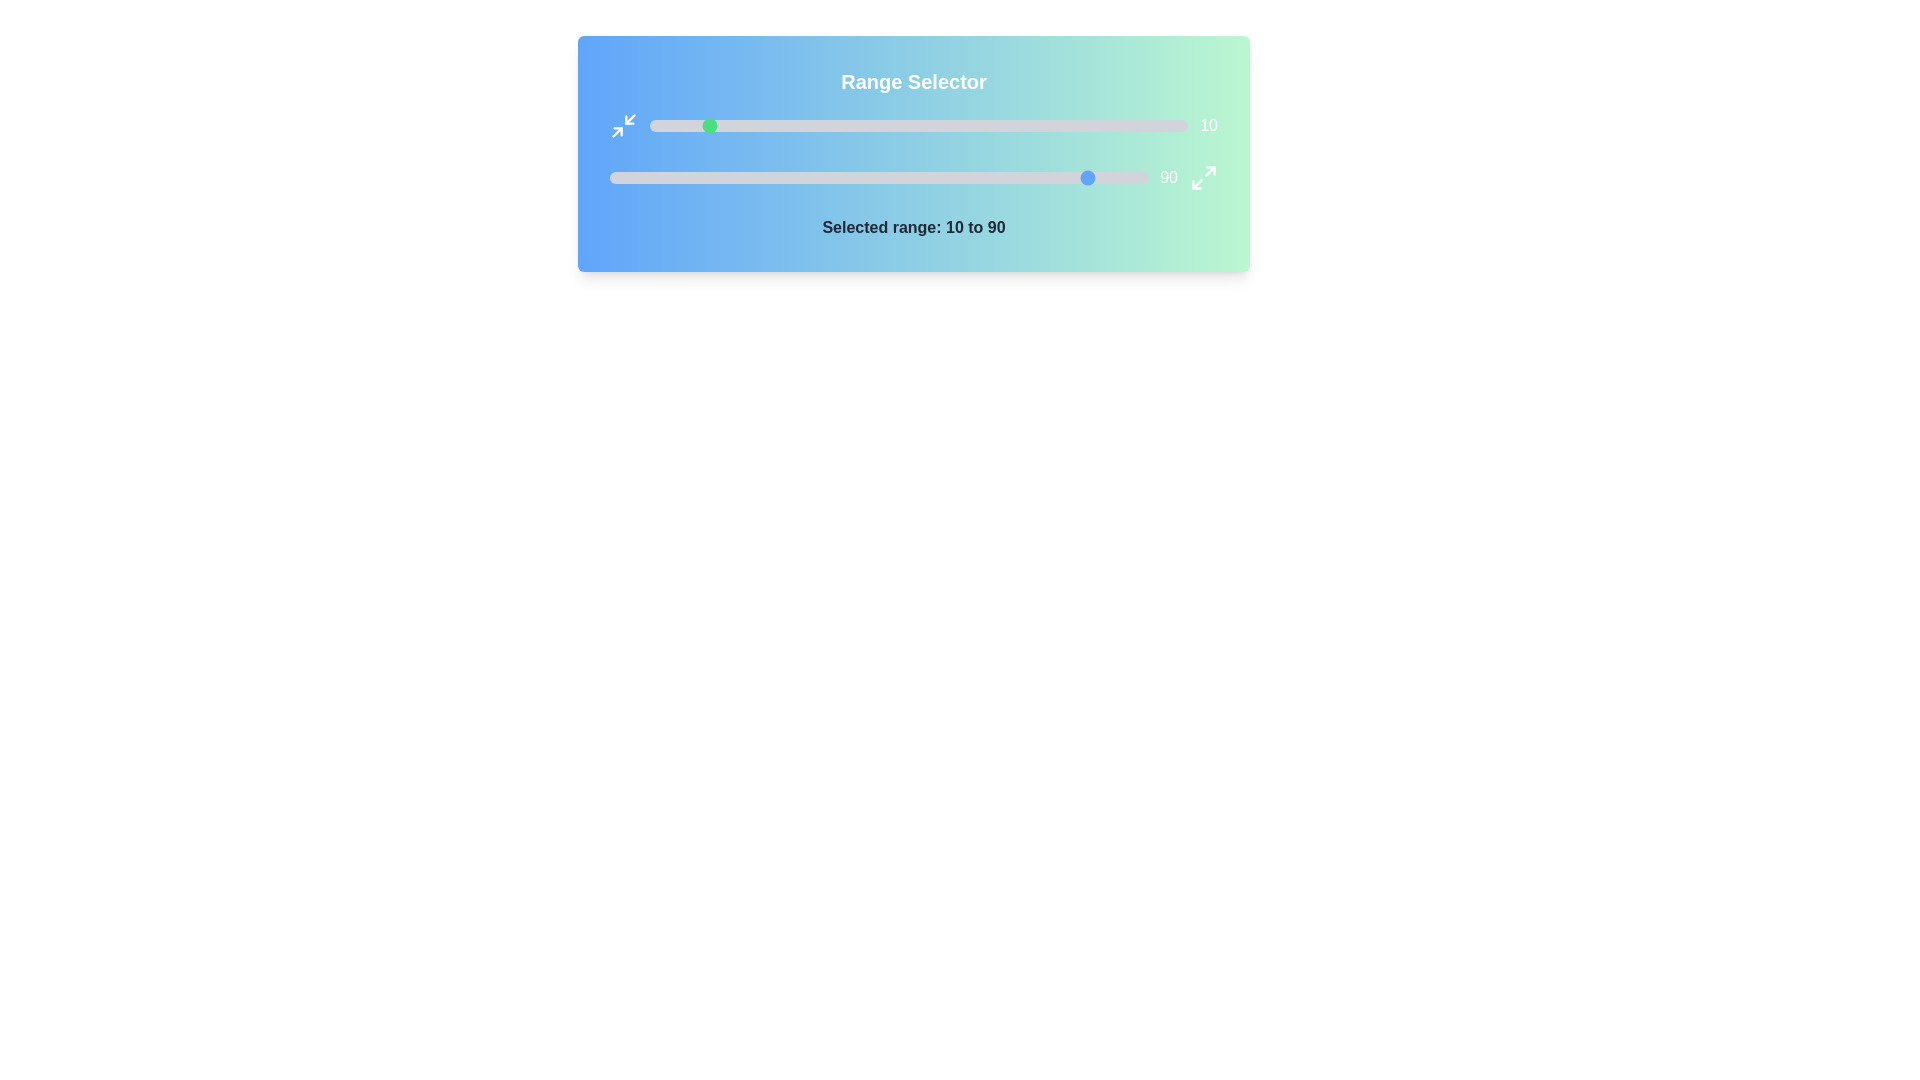 This screenshot has height=1080, width=1920. What do you see at coordinates (635, 176) in the screenshot?
I see `the slider value` at bounding box center [635, 176].